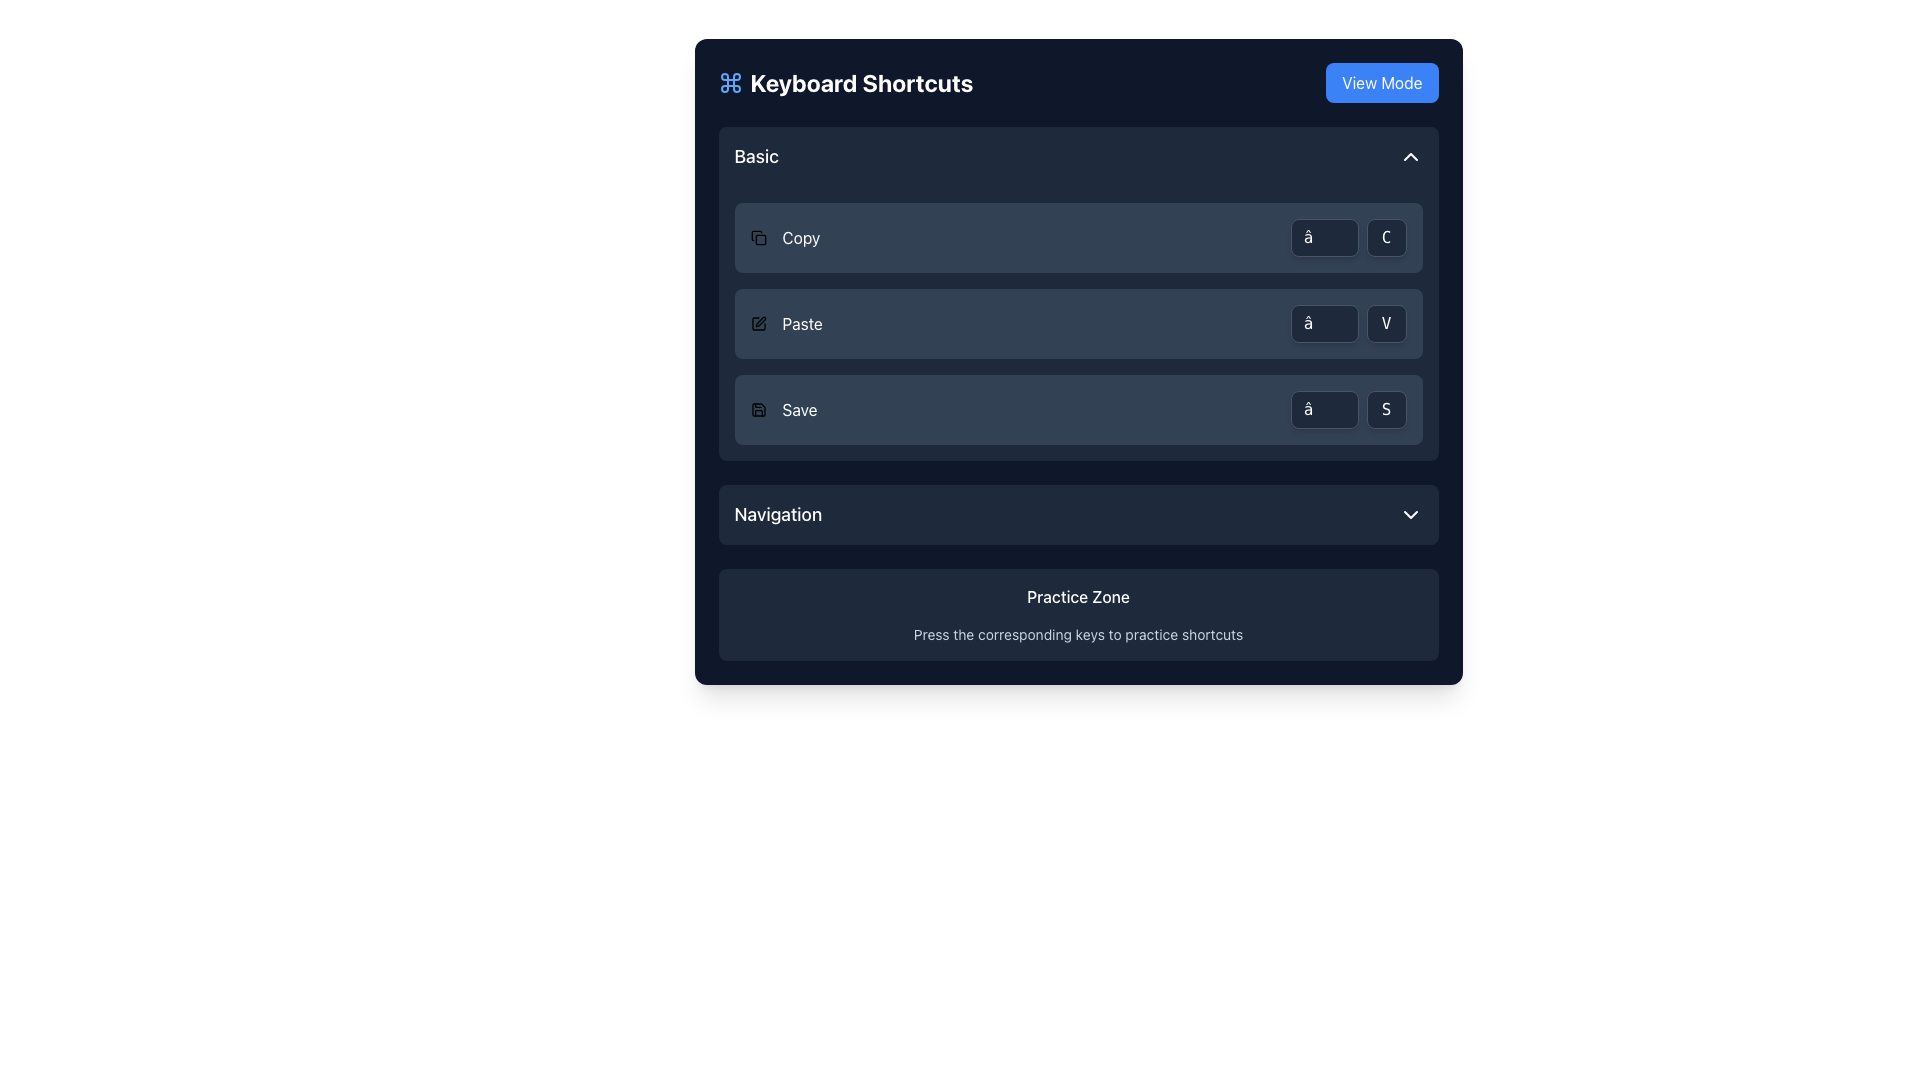 This screenshot has height=1080, width=1920. What do you see at coordinates (1077, 156) in the screenshot?
I see `the 'Basic' collapsible menu header` at bounding box center [1077, 156].